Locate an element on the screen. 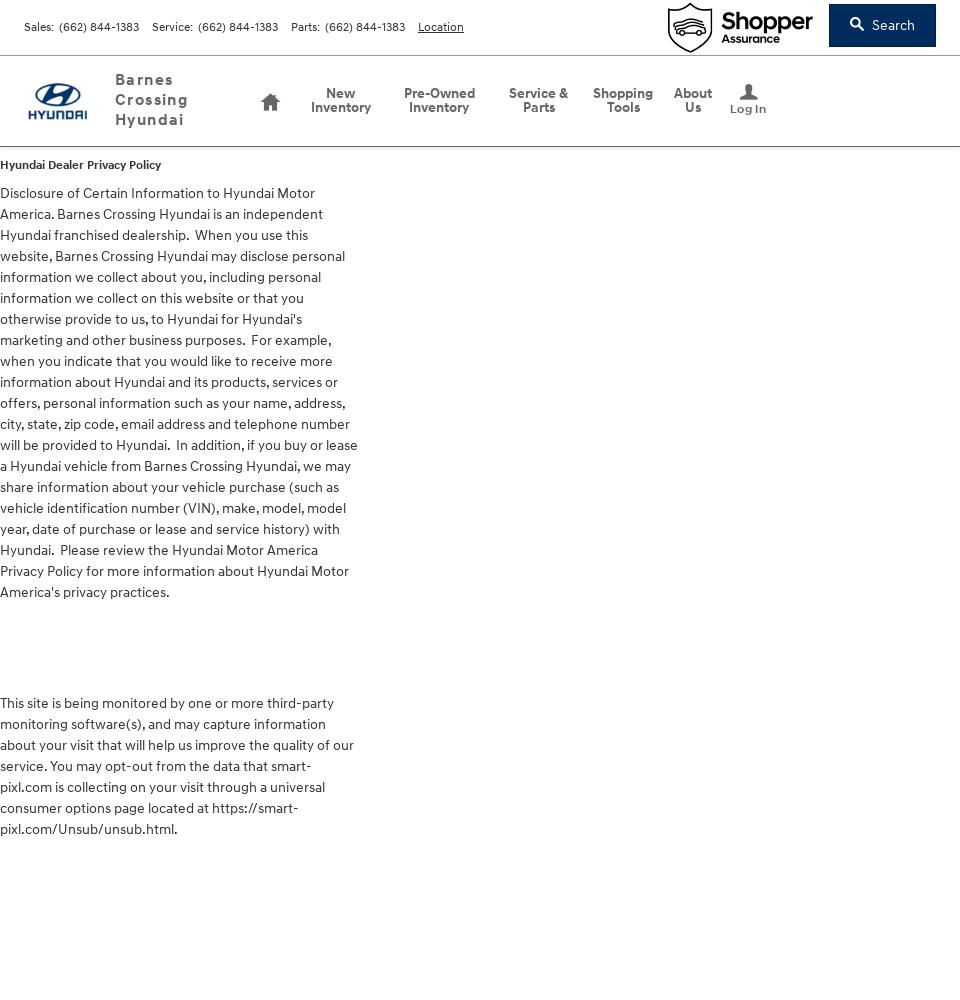 The image size is (960, 1000). 'About Us' is located at coordinates (691, 99).